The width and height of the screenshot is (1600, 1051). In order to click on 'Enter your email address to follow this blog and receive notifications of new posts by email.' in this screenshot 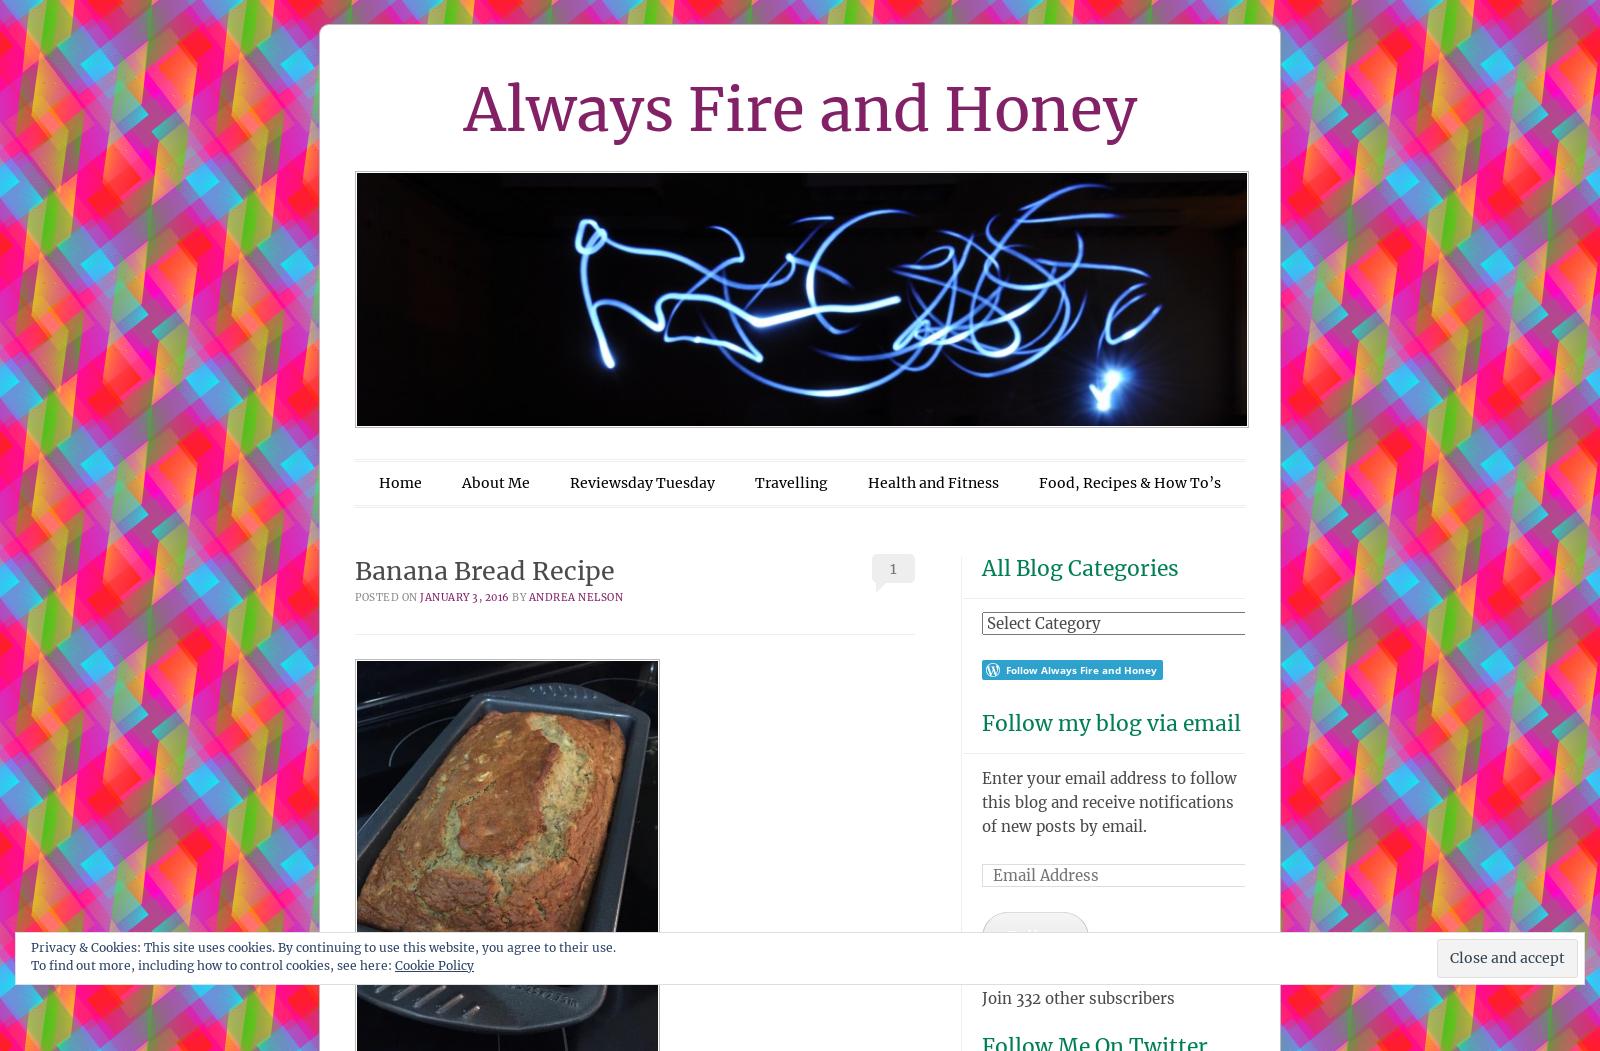, I will do `click(979, 801)`.